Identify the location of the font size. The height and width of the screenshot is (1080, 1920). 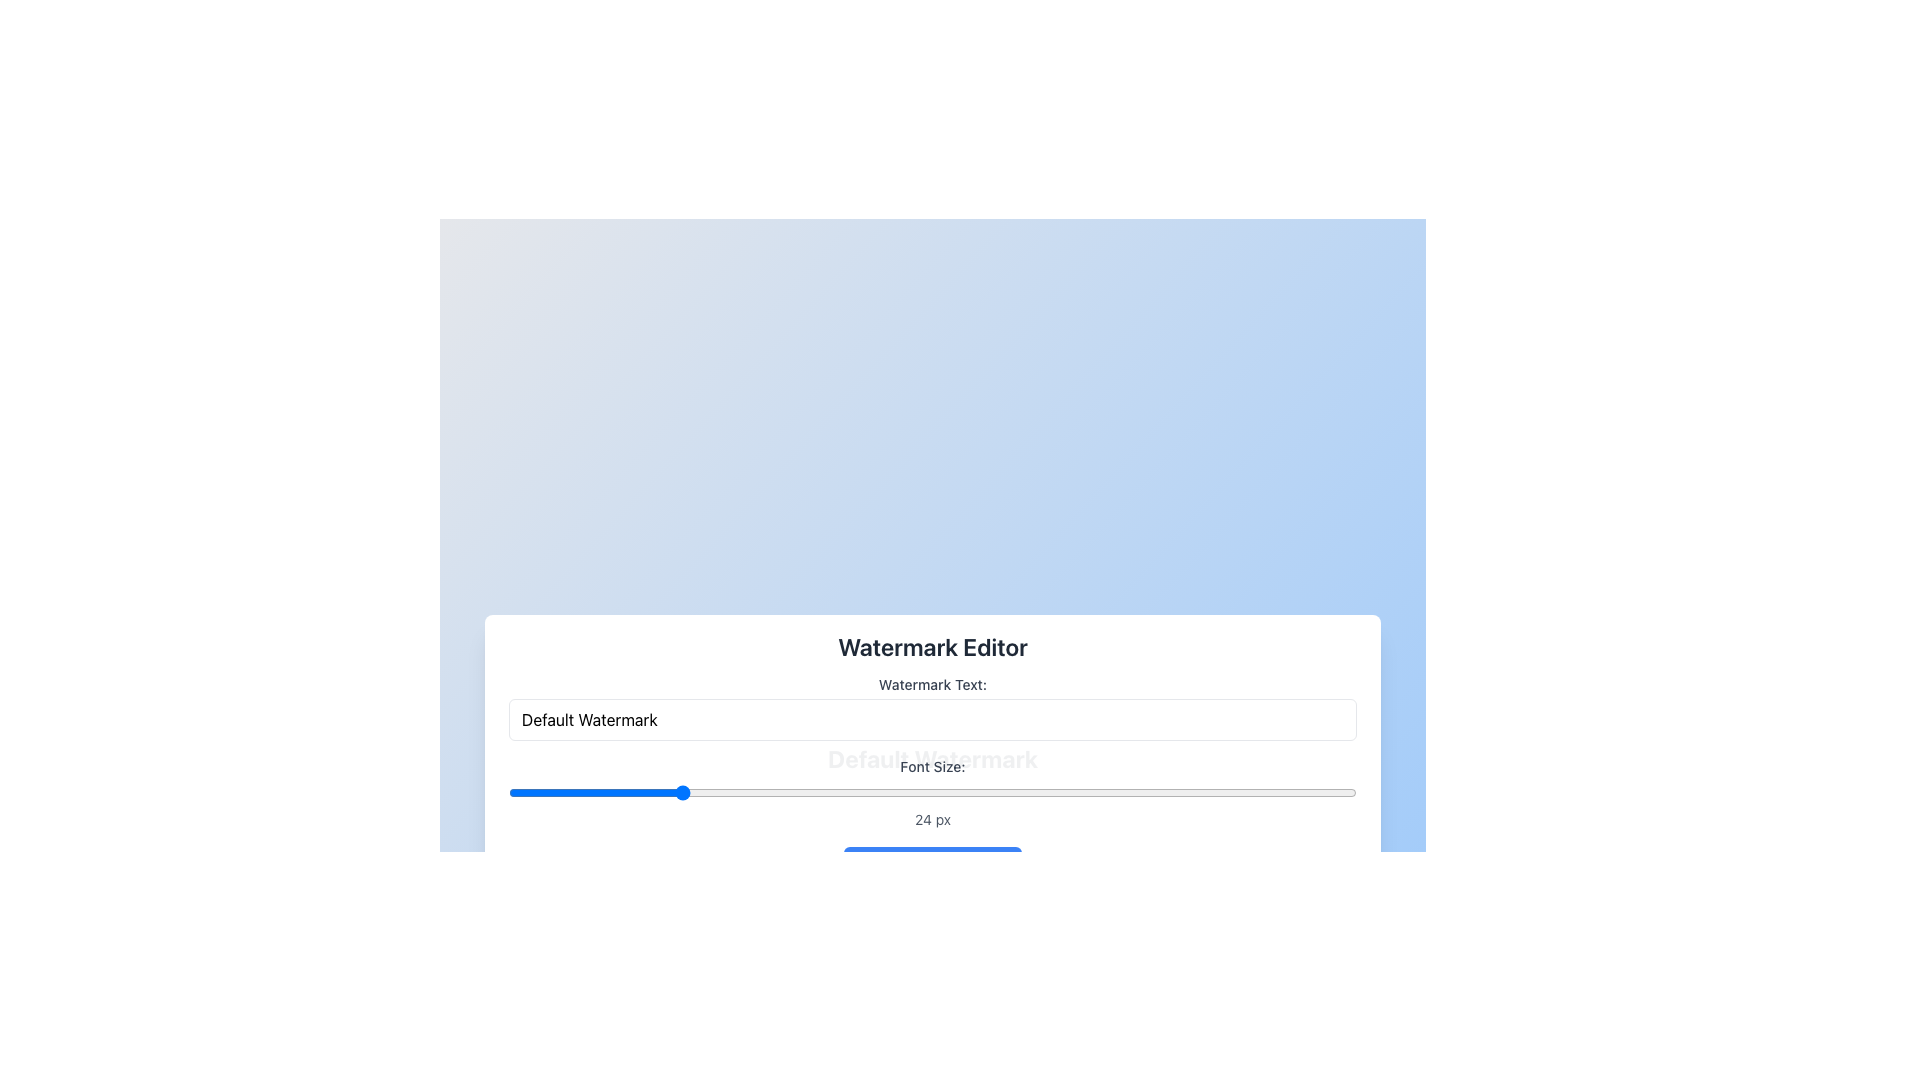
(956, 792).